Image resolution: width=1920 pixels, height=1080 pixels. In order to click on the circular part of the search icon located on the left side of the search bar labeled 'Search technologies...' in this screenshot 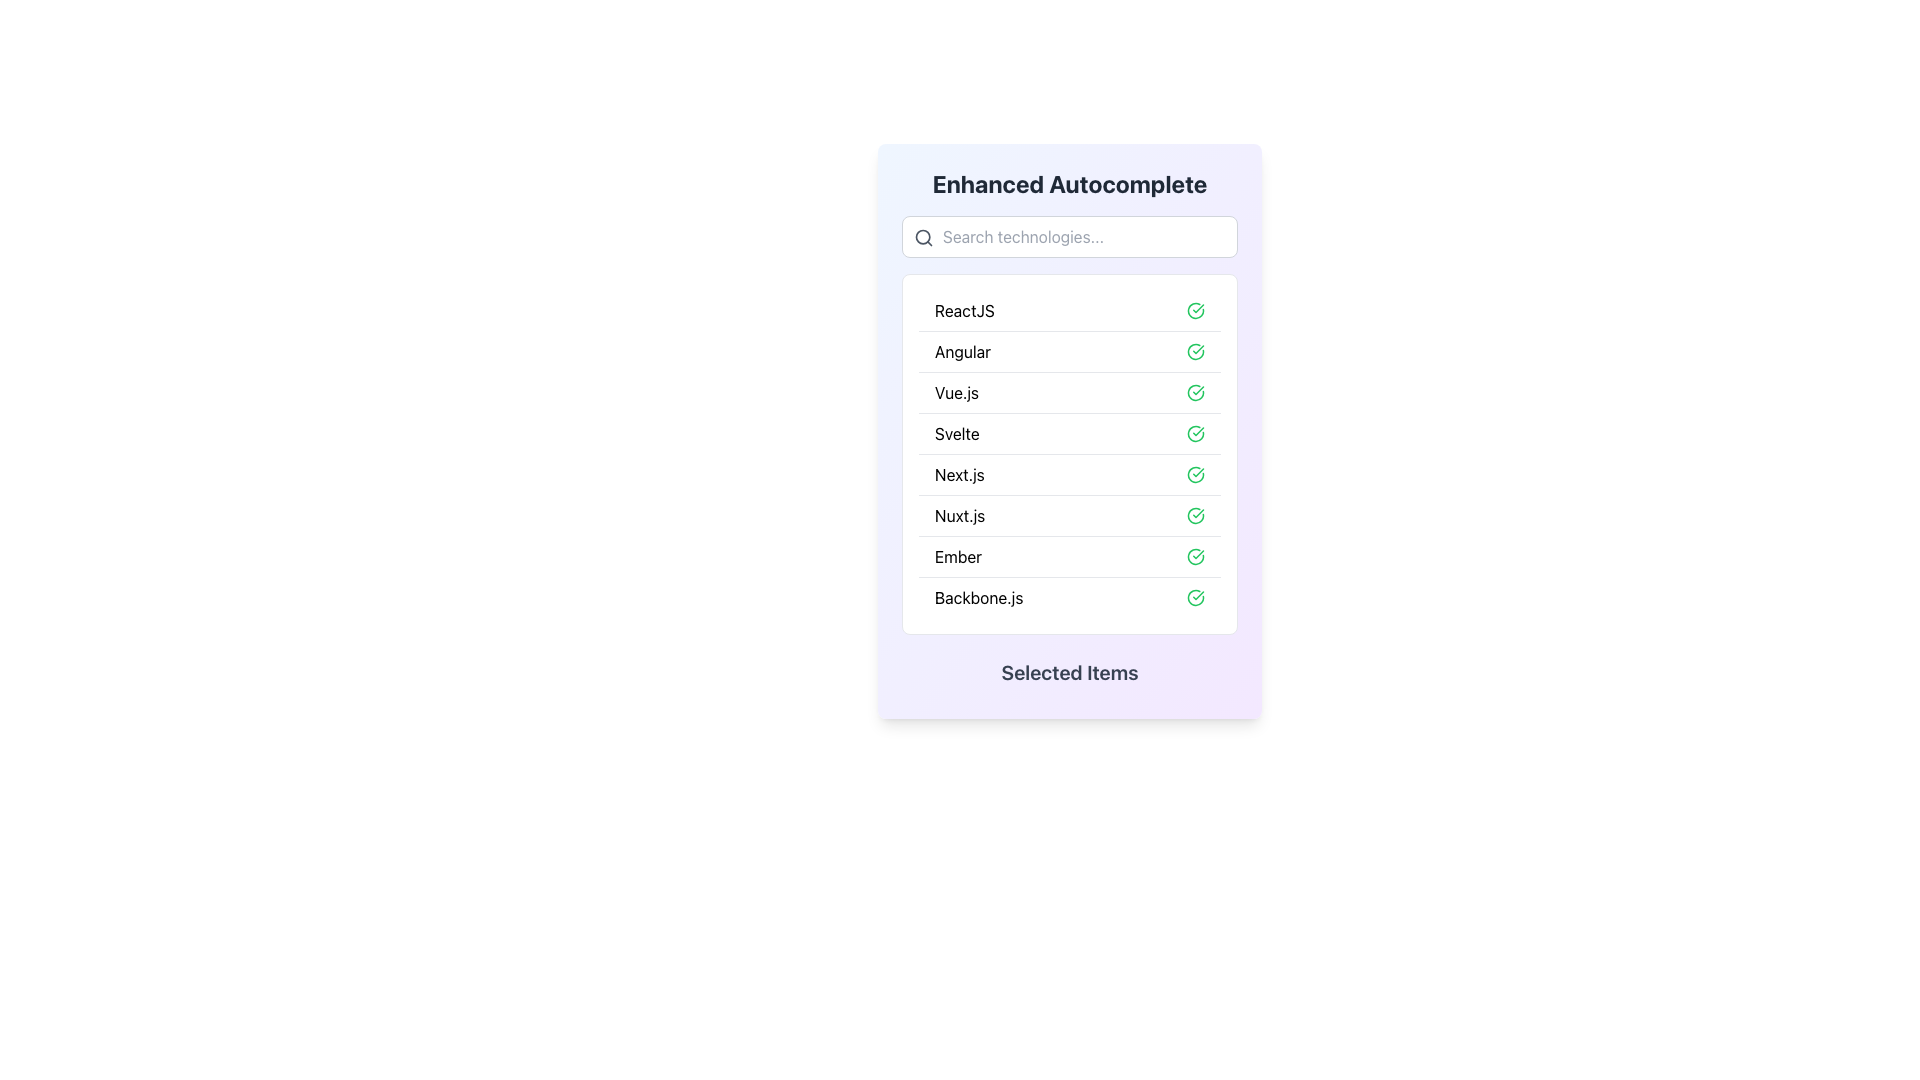, I will do `click(922, 236)`.